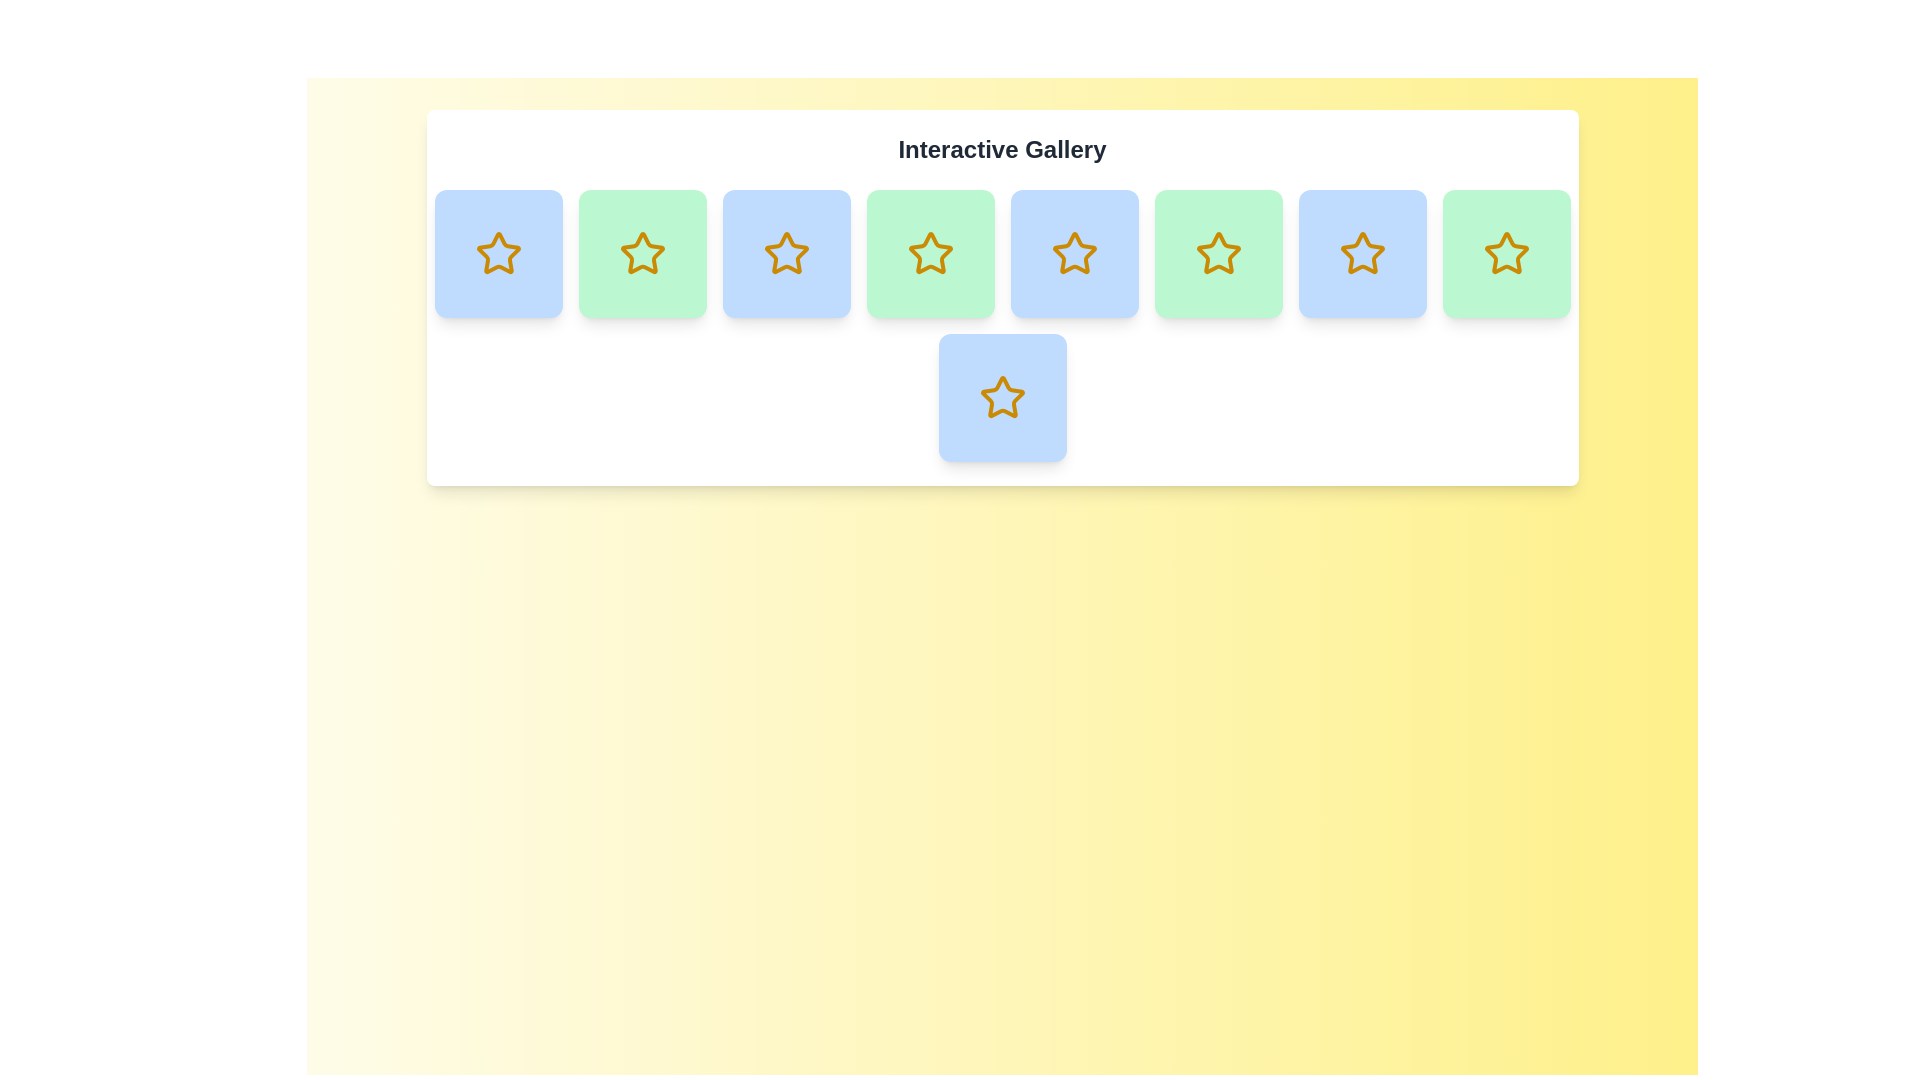 This screenshot has height=1080, width=1920. What do you see at coordinates (1073, 252) in the screenshot?
I see `the star-shaped icon with a gold outline inside a blue square` at bounding box center [1073, 252].